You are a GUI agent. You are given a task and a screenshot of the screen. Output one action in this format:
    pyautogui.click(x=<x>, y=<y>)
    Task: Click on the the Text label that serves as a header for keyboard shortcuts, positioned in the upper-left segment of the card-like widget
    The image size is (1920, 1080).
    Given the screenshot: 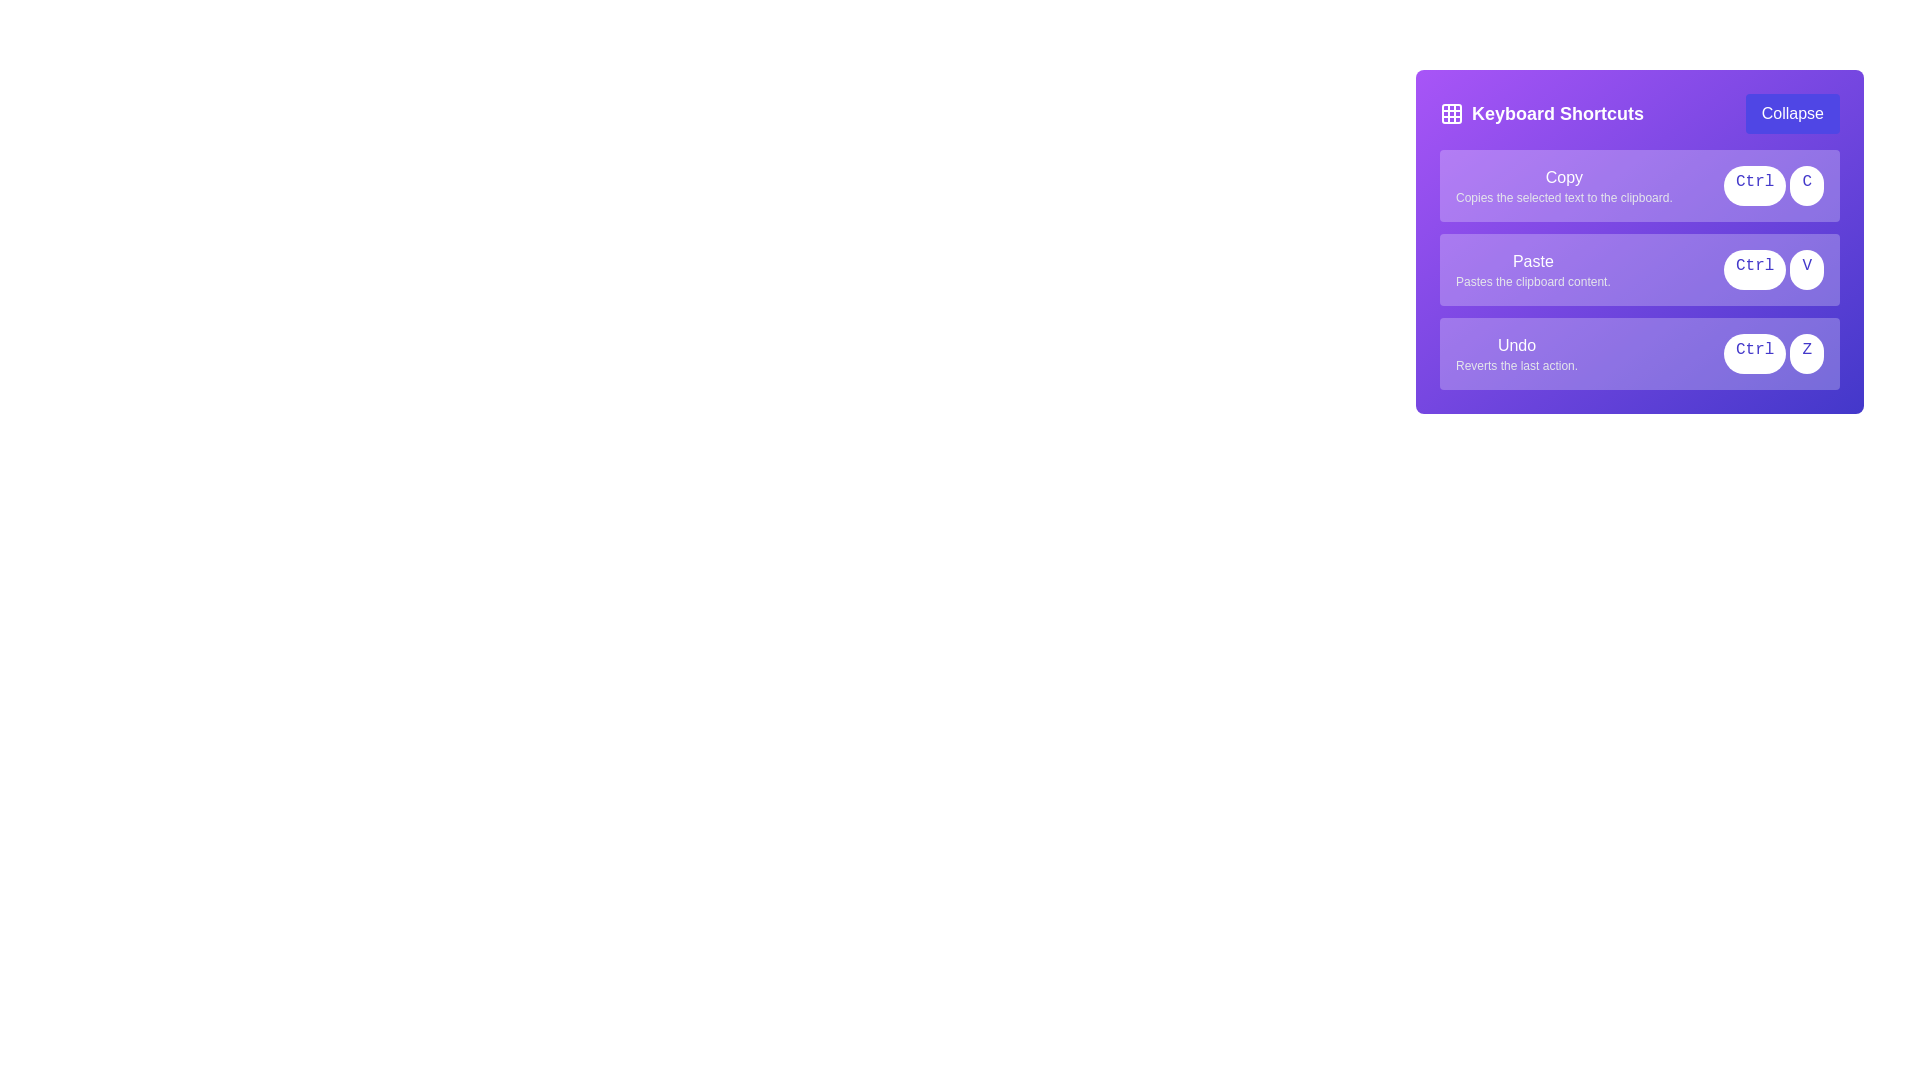 What is the action you would take?
    pyautogui.click(x=1557, y=114)
    